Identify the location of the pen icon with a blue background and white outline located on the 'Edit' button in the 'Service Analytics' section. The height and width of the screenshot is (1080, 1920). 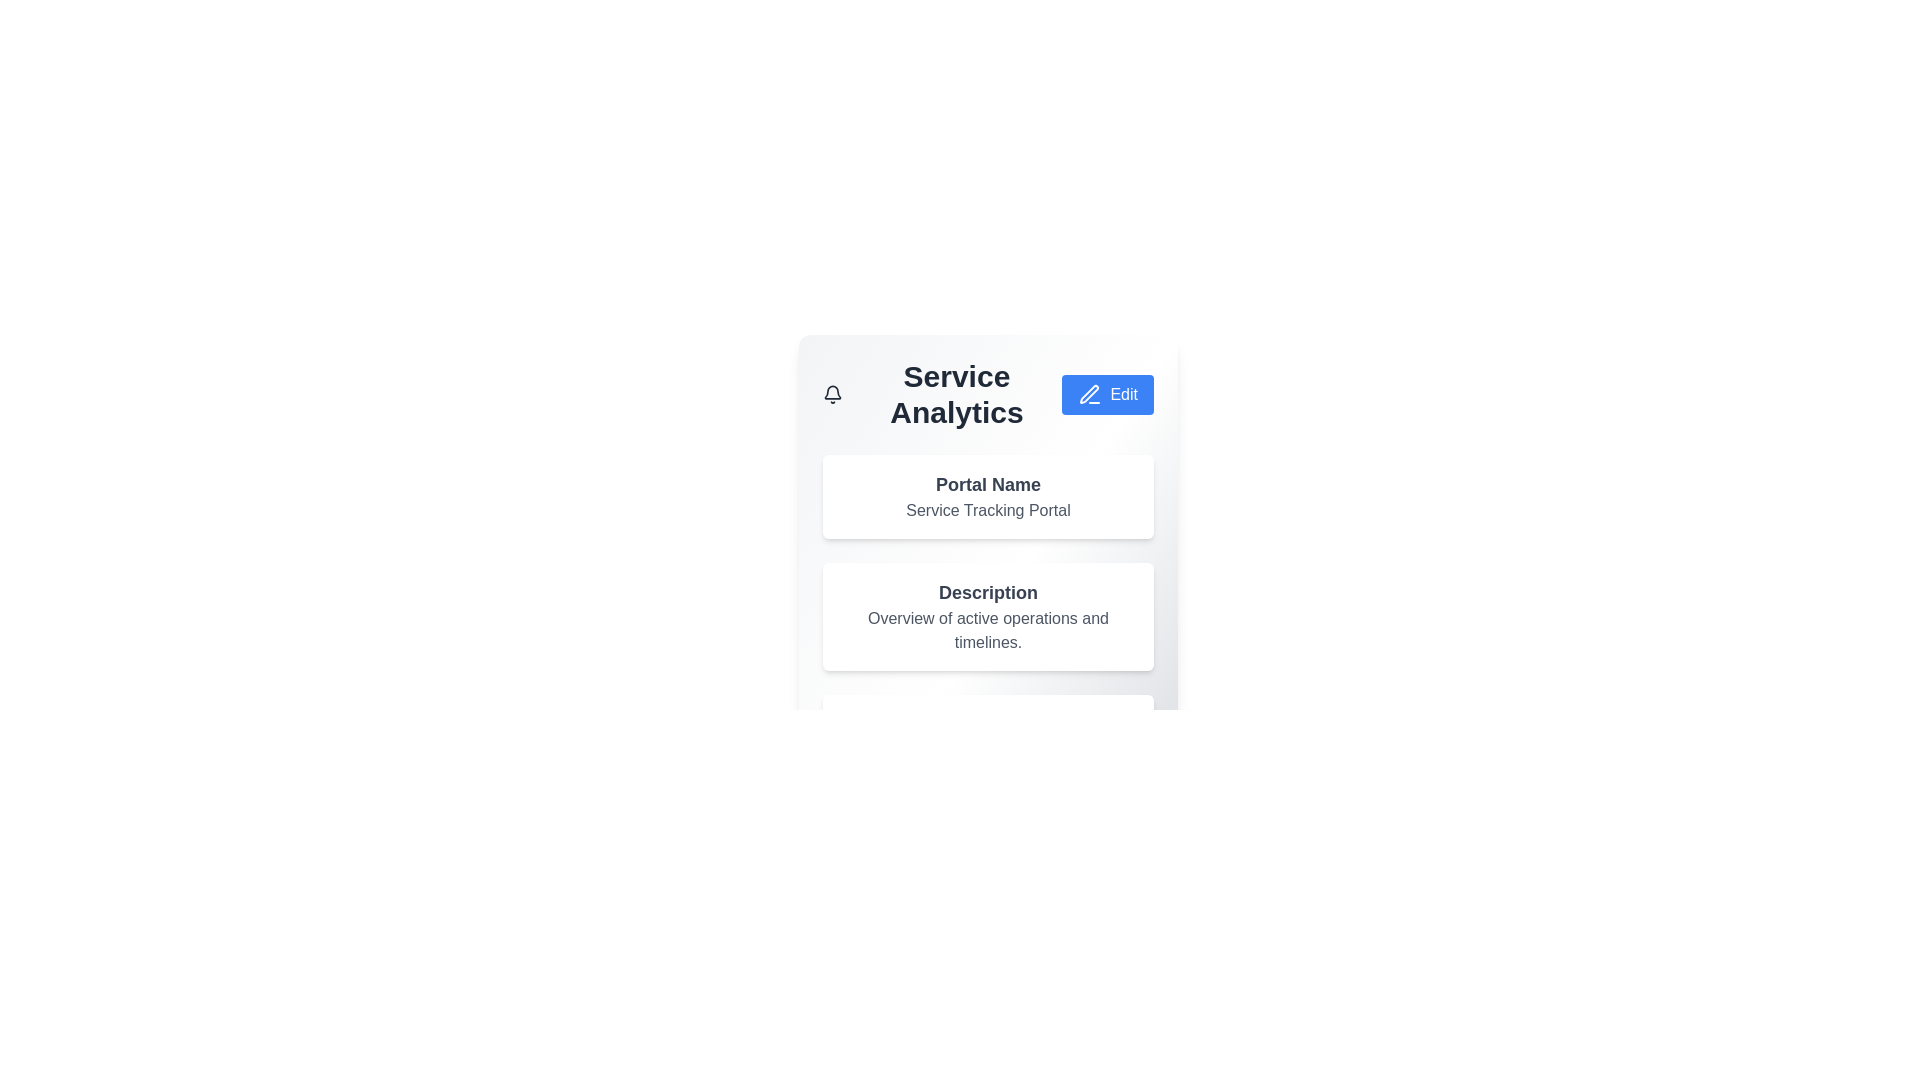
(1089, 394).